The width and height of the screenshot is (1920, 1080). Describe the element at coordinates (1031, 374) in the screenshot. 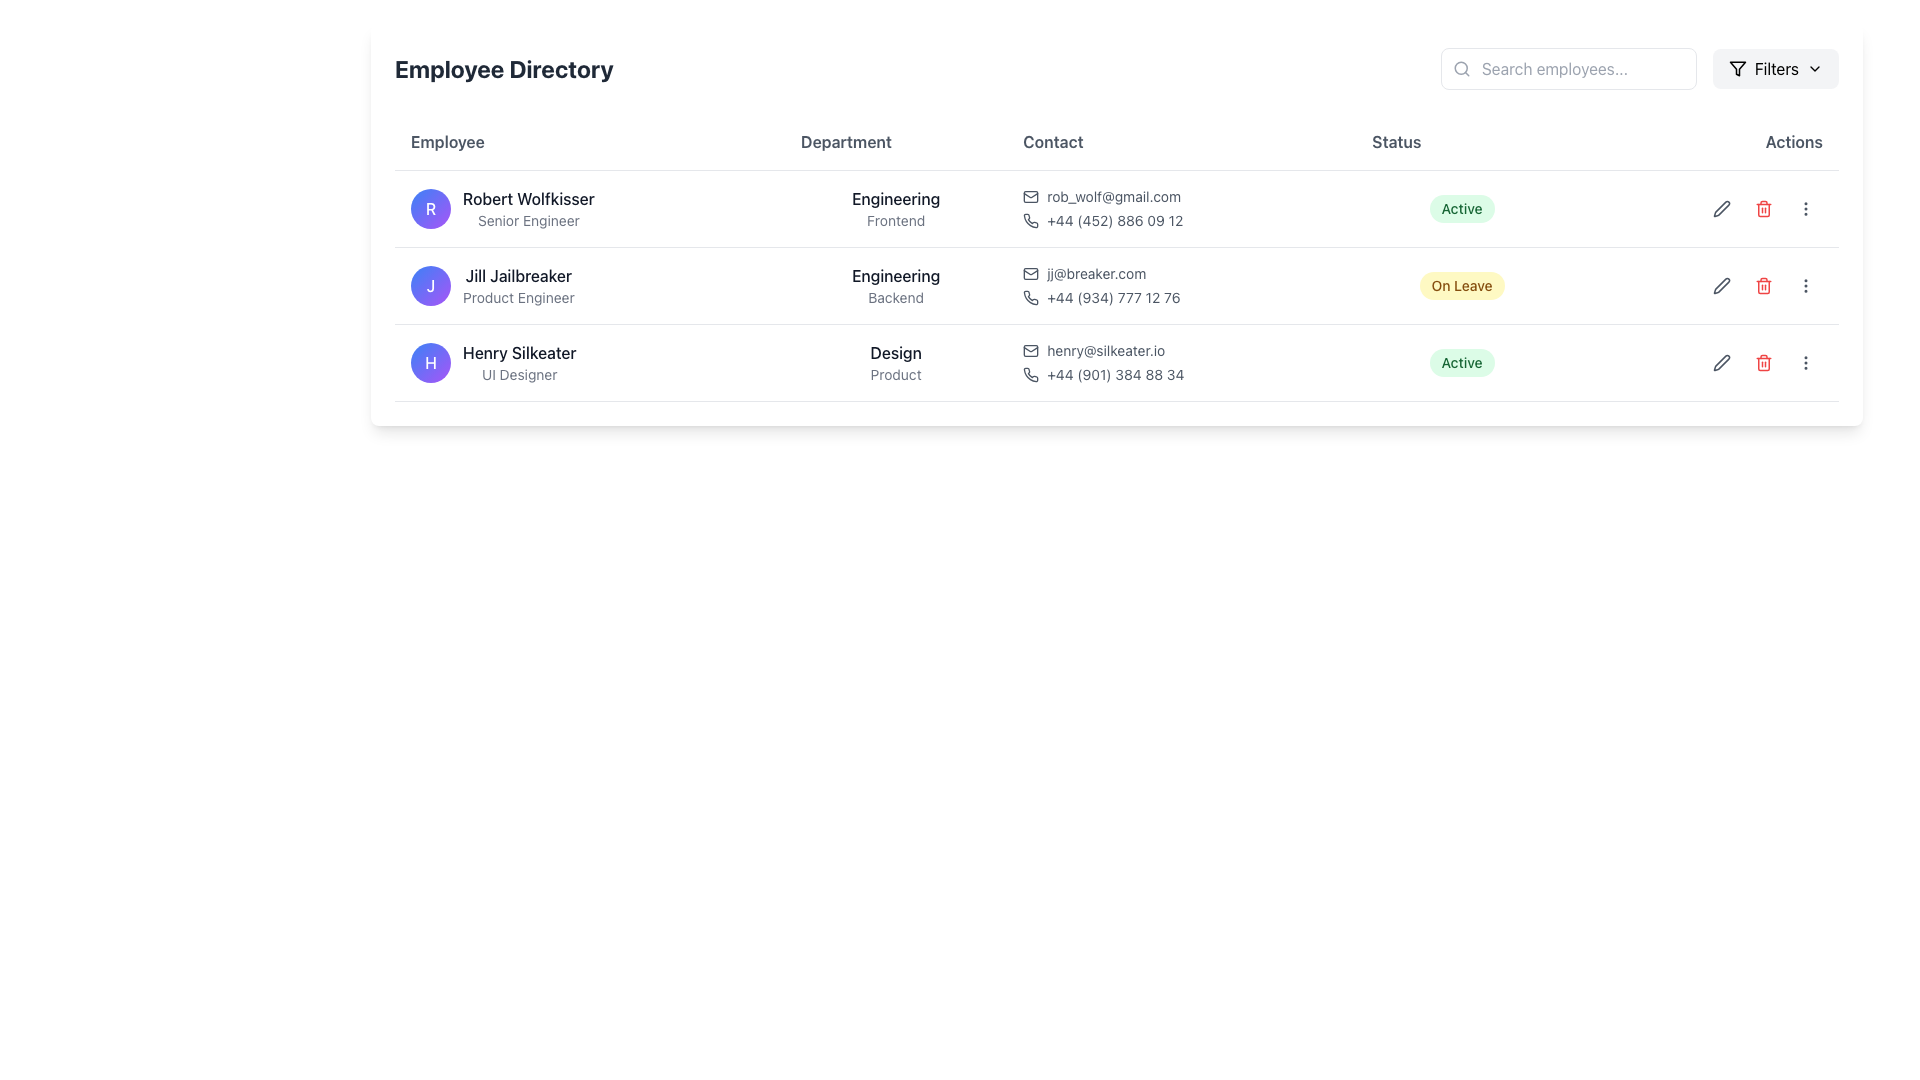

I see `the small, black, stylized phone icon in the 'Contact' column of the last row of the 'Employee Directory' UI to interact` at that location.